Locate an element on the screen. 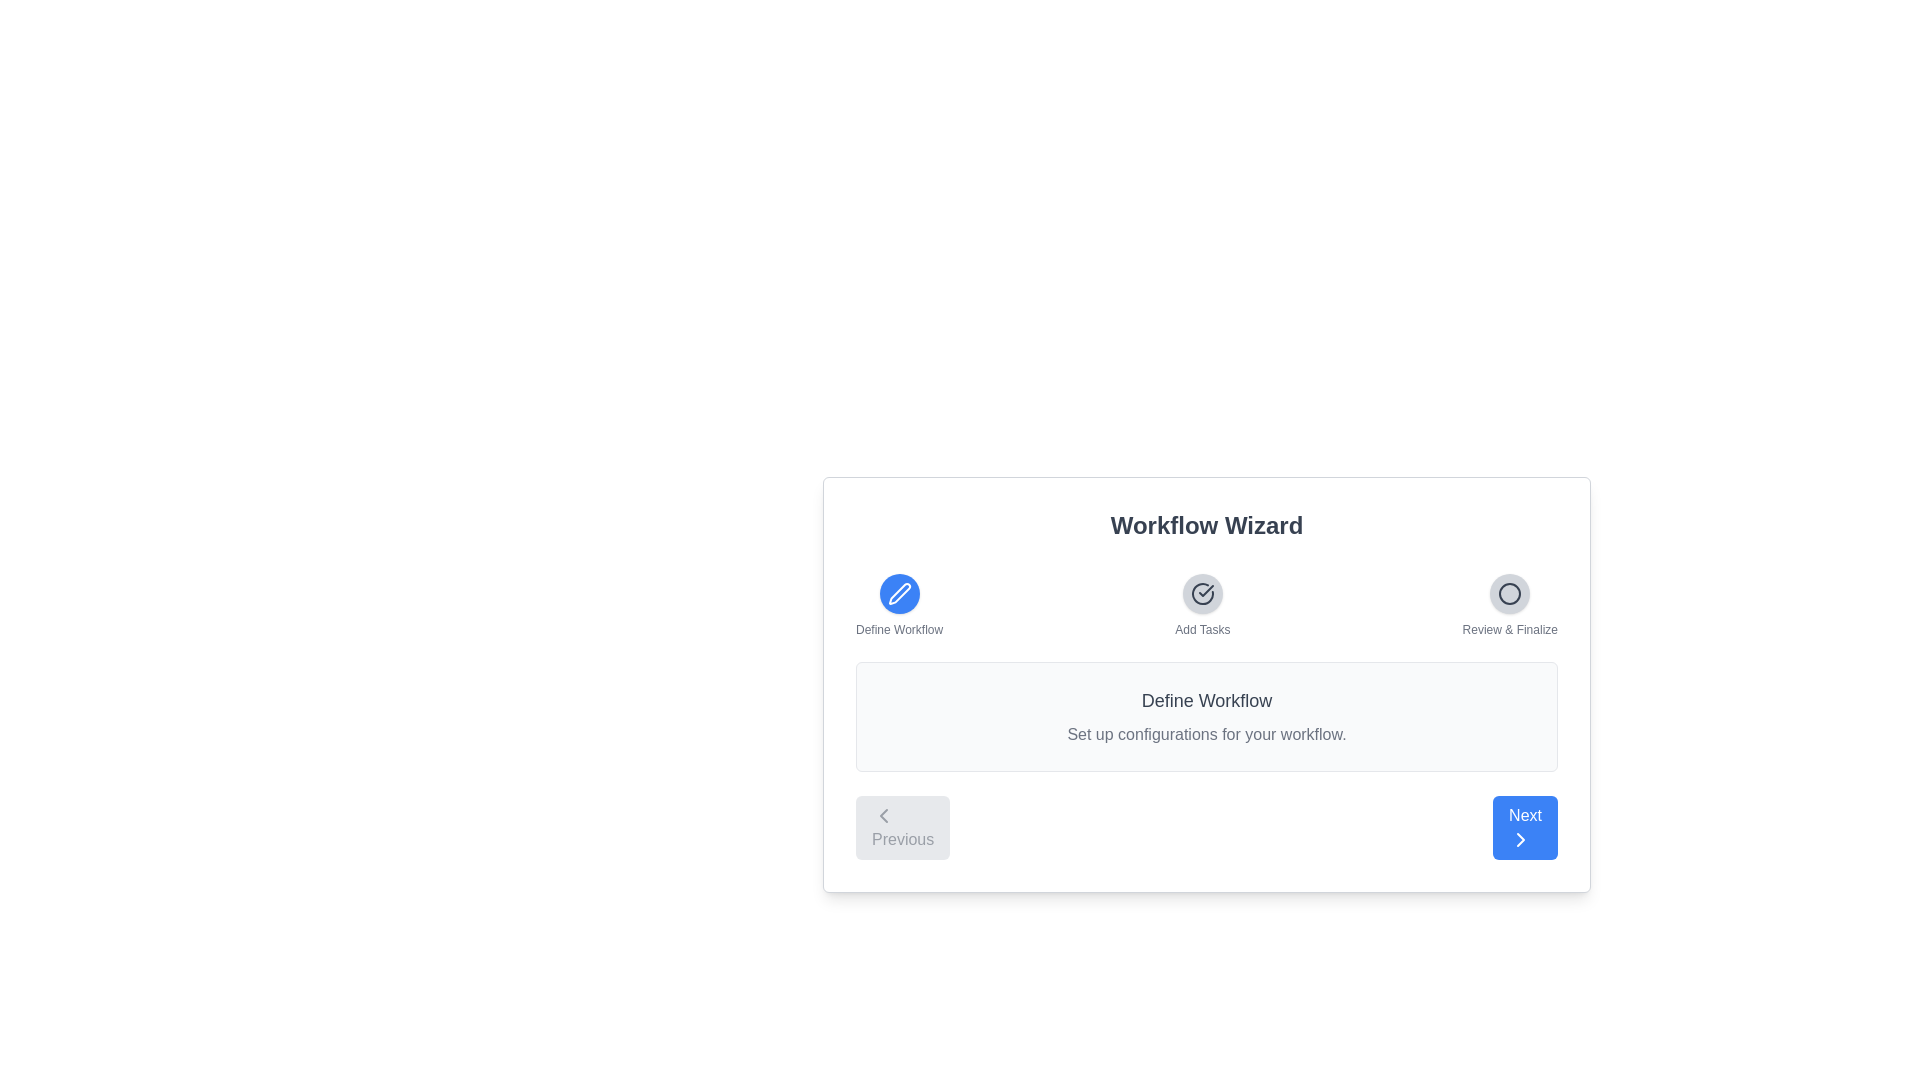 This screenshot has height=1080, width=1920. the 'Review & Finalize' static infographic element, which features a grey hollow circular icon and the label in a smaller sans-serif font below it is located at coordinates (1510, 604).